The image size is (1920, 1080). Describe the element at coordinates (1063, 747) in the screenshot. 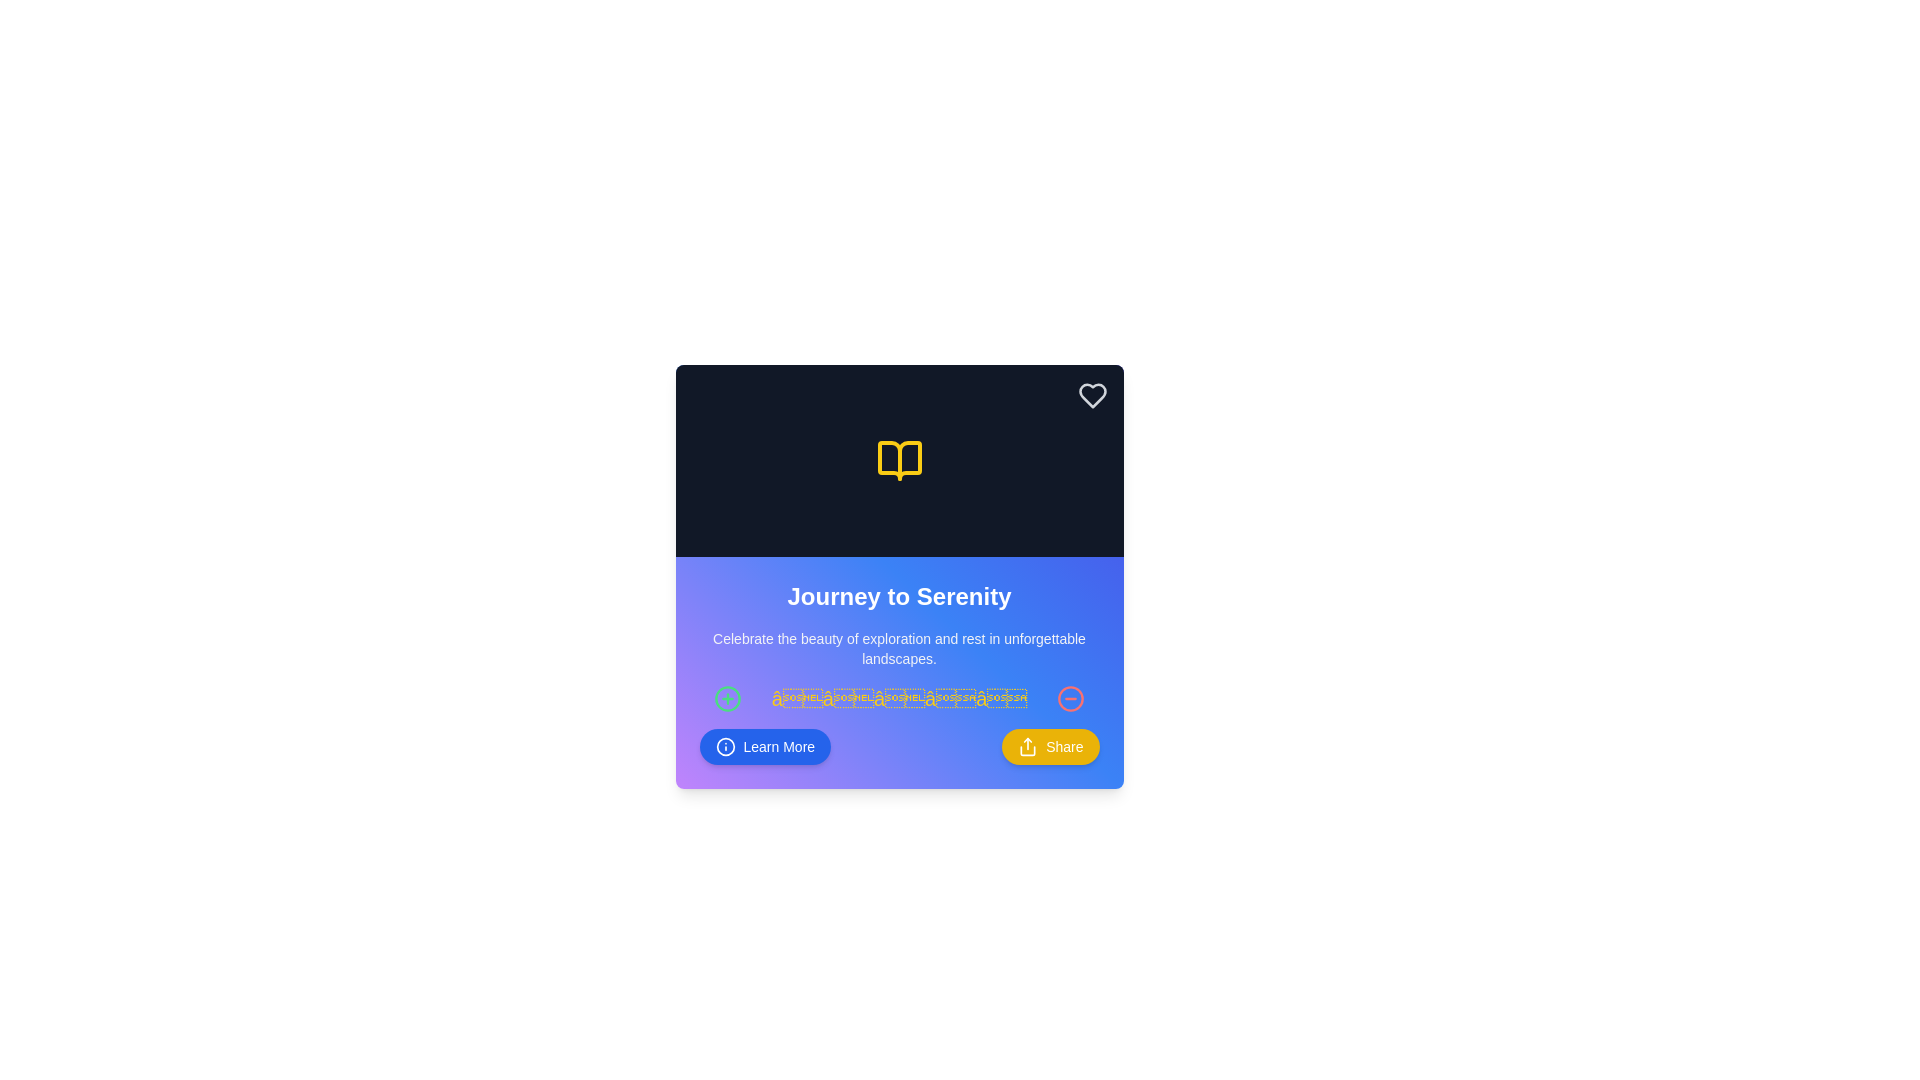

I see `the text label indicating the share function within the yellow share button located at the bottom right of the panel` at that location.